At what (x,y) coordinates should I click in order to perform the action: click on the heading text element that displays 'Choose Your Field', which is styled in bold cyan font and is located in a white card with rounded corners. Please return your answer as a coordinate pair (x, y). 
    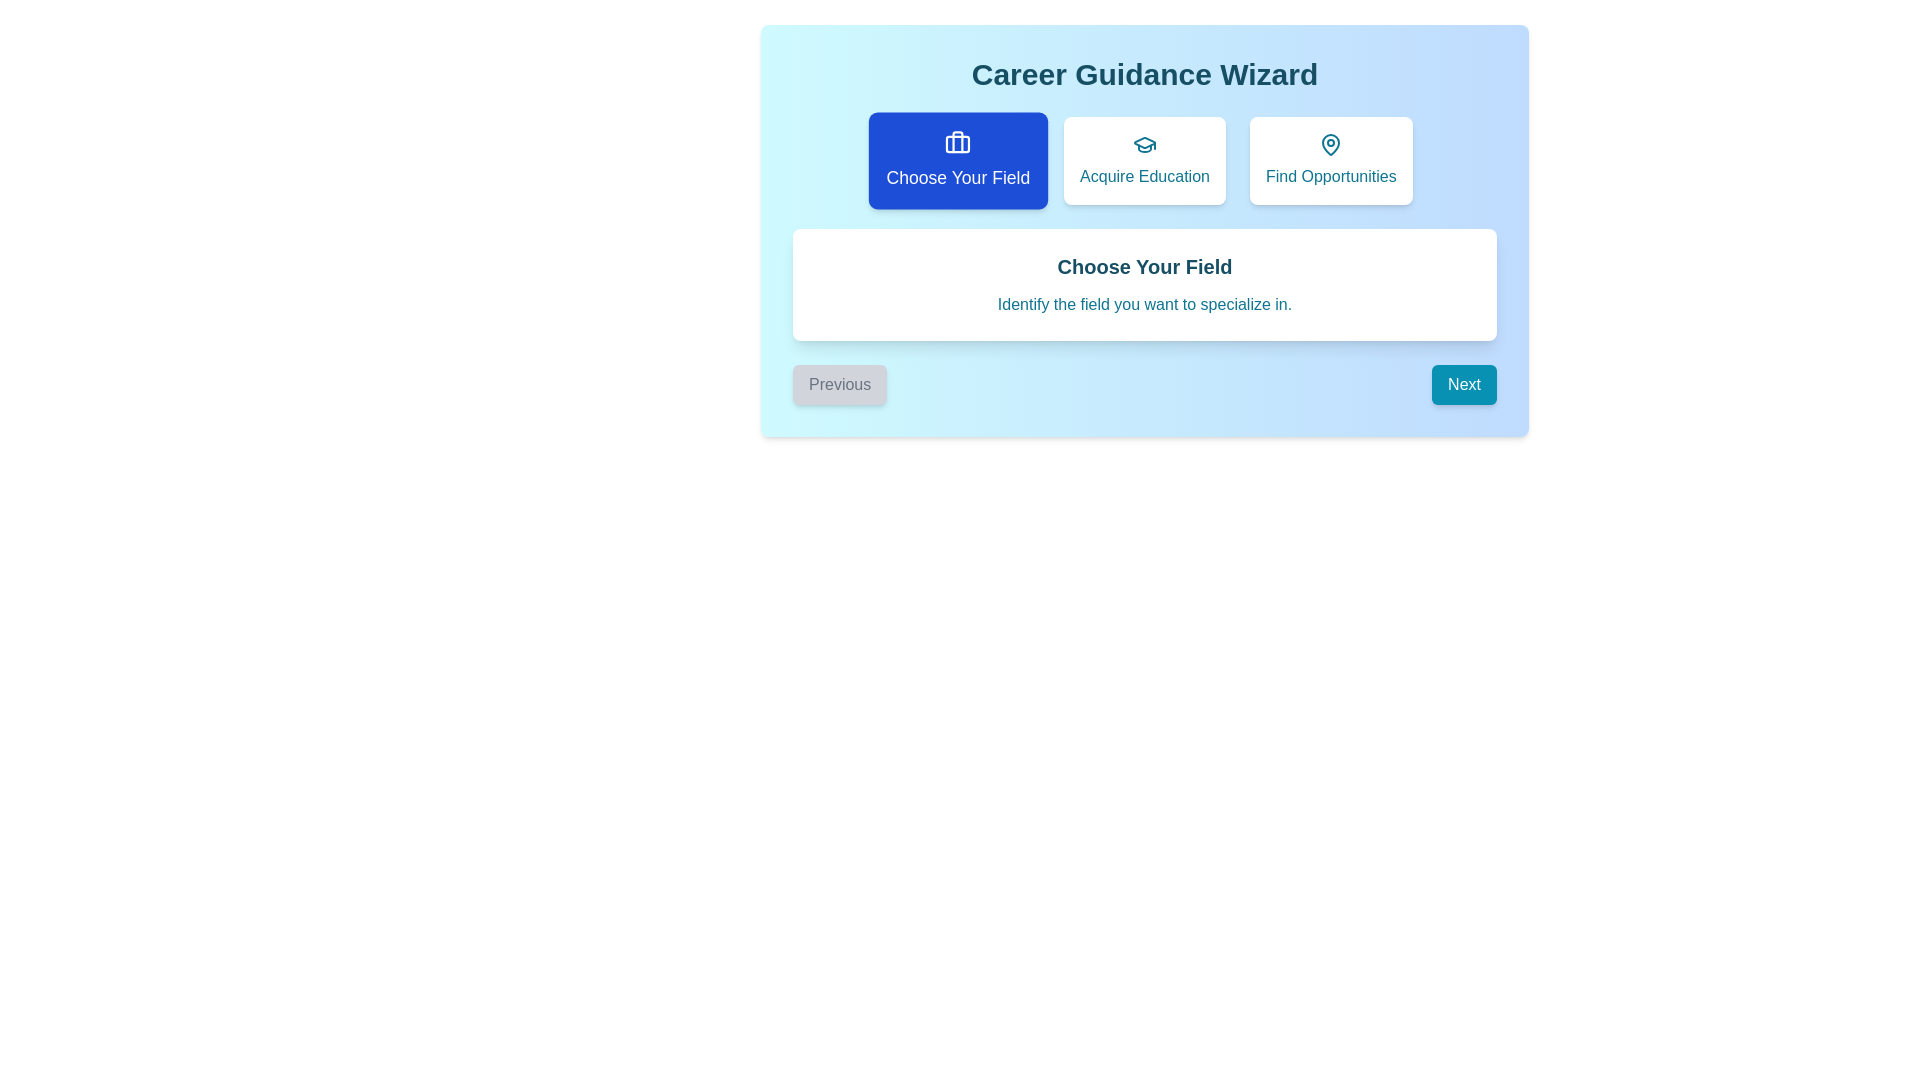
    Looking at the image, I should click on (1145, 265).